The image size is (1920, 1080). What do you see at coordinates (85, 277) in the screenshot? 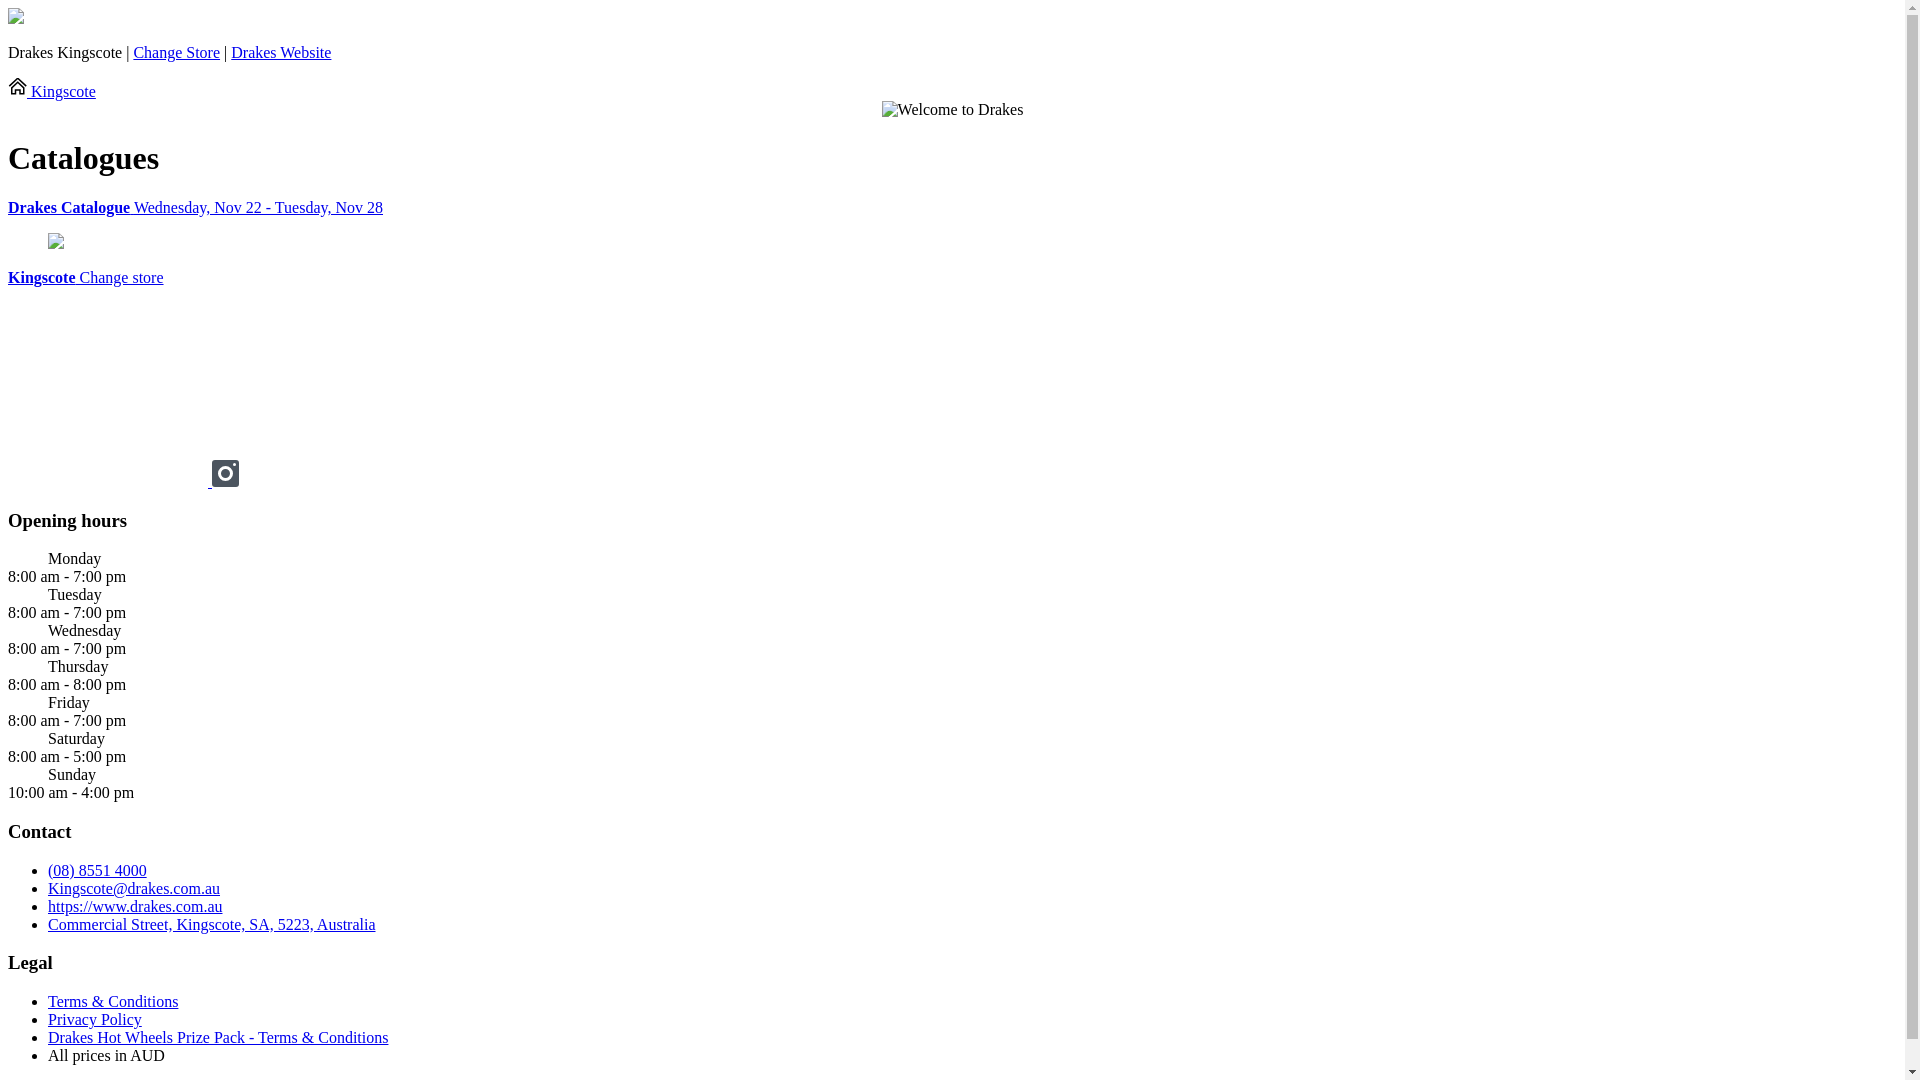
I see `'Kingscote Change store'` at bounding box center [85, 277].